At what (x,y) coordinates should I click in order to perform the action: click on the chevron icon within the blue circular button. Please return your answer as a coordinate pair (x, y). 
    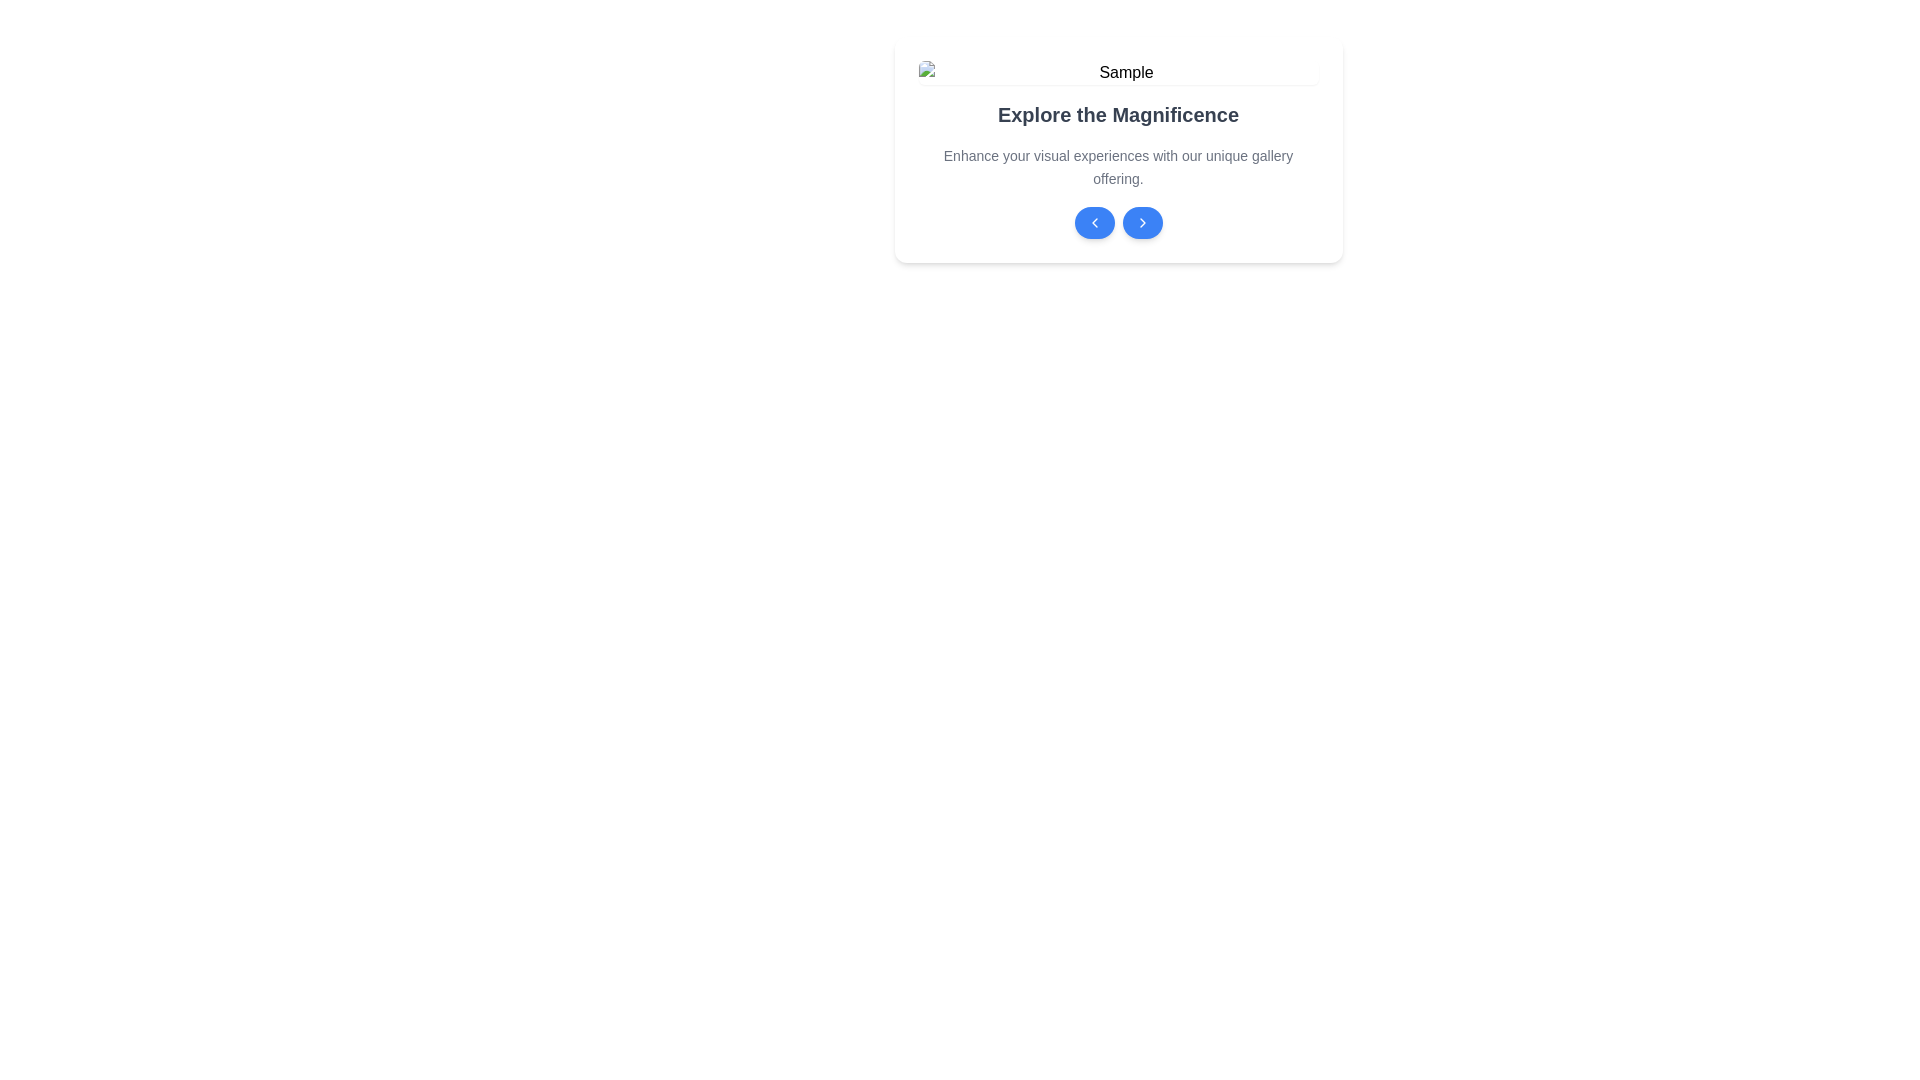
    Looking at the image, I should click on (1142, 222).